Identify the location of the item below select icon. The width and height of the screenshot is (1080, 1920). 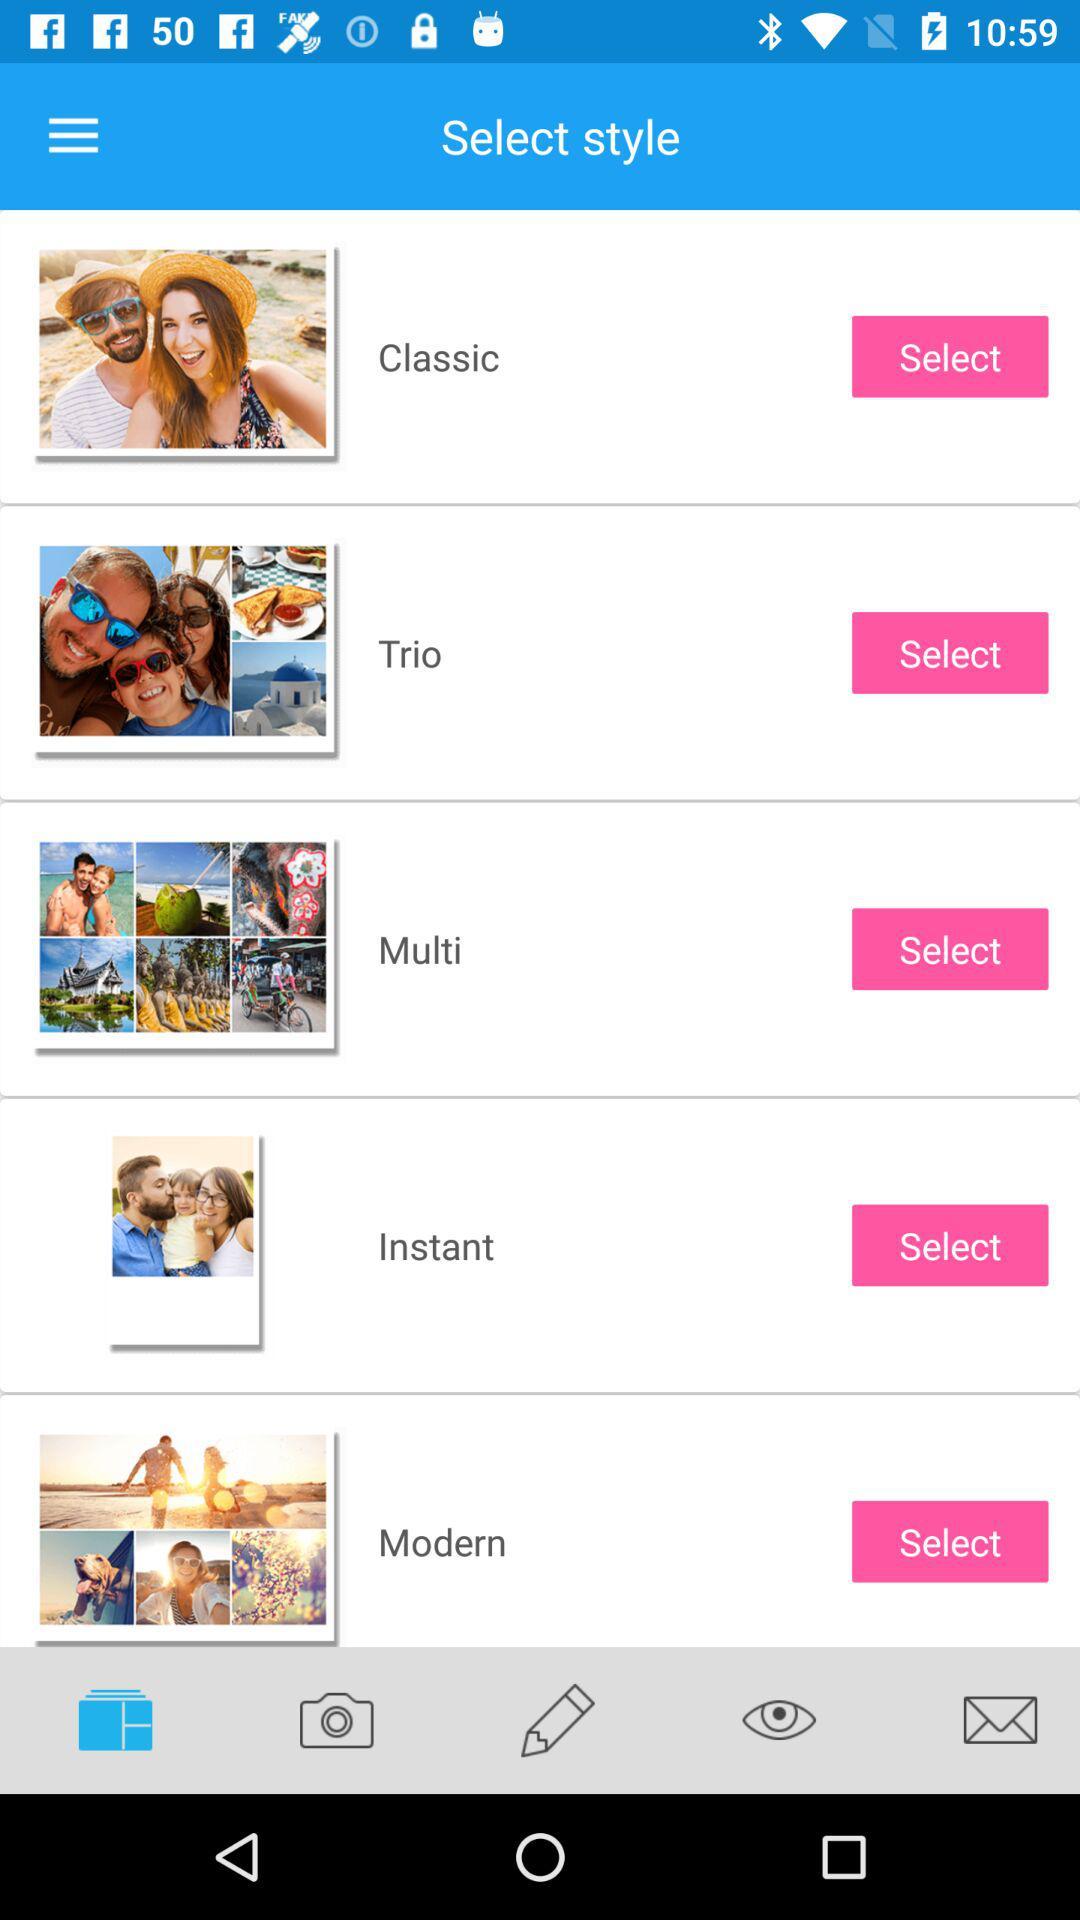
(984, 1719).